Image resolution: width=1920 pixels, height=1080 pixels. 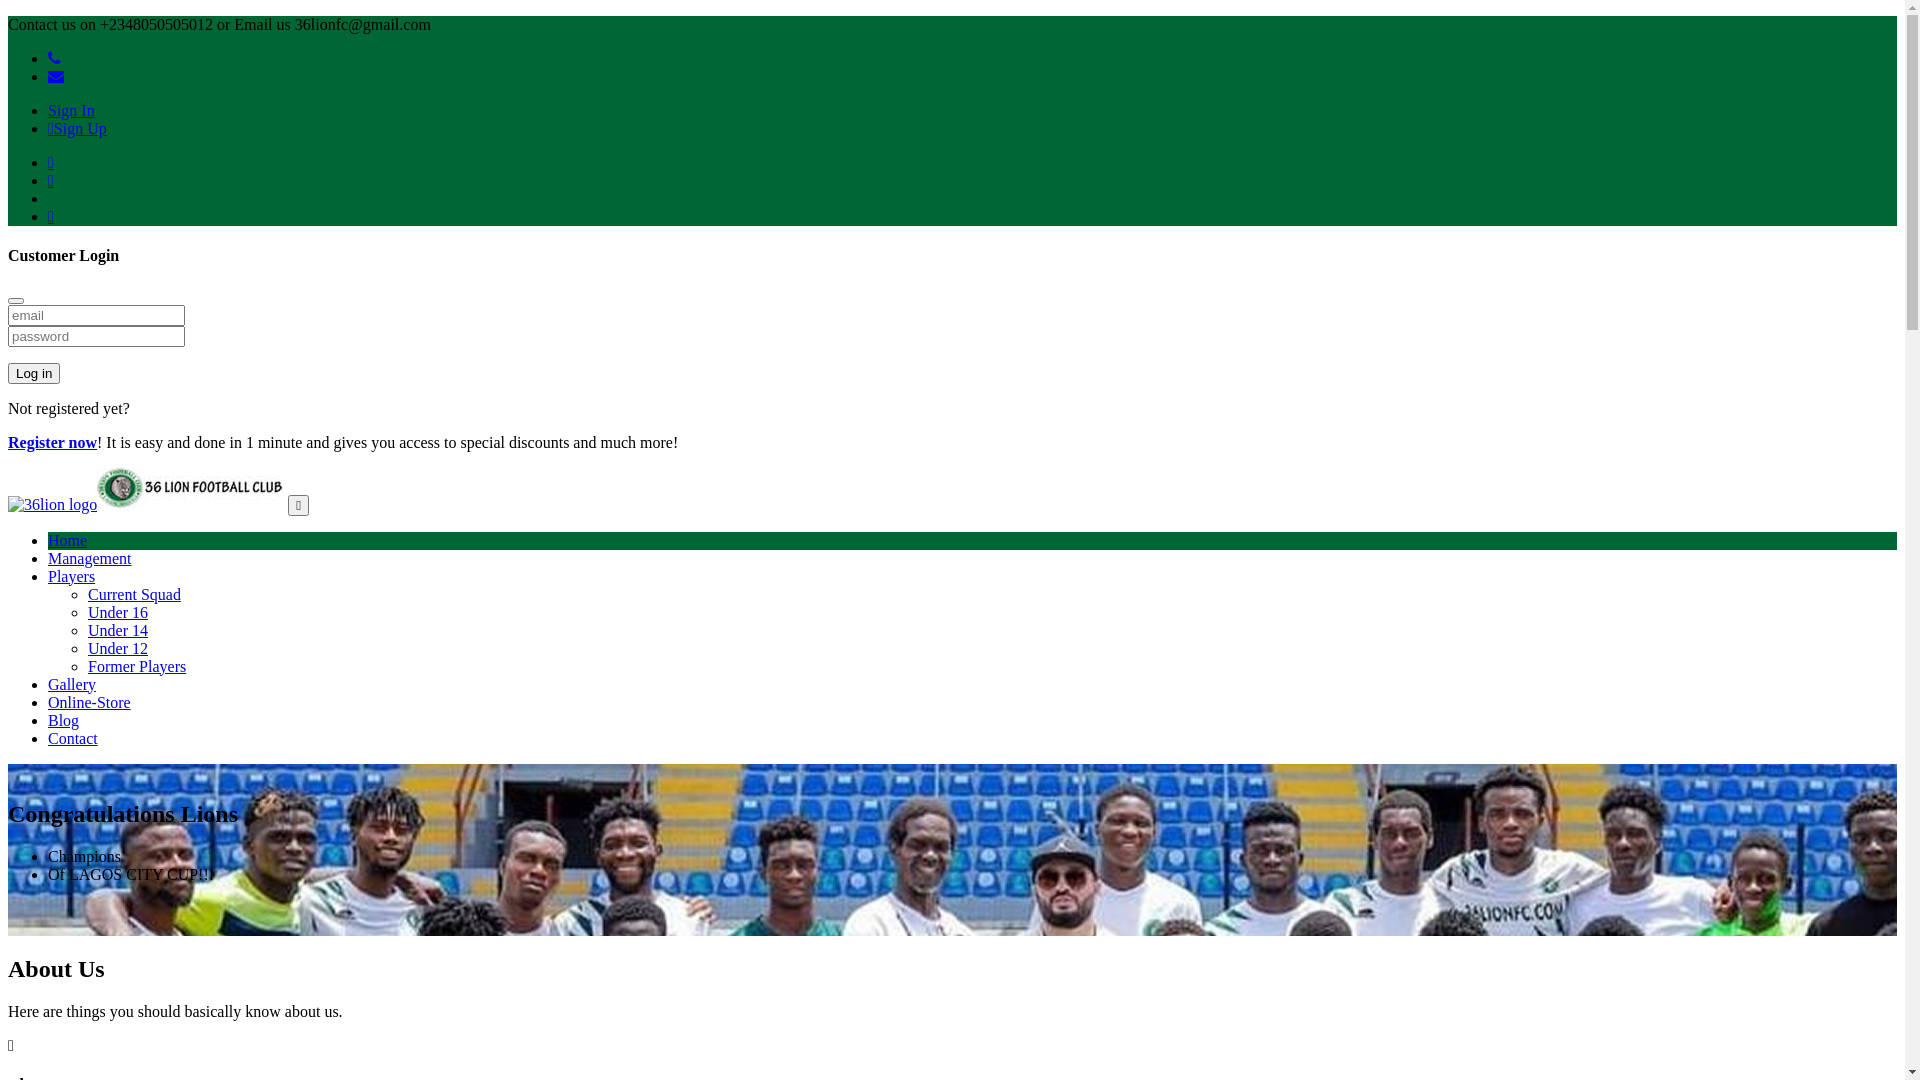 I want to click on 'Under 12', so click(x=86, y=648).